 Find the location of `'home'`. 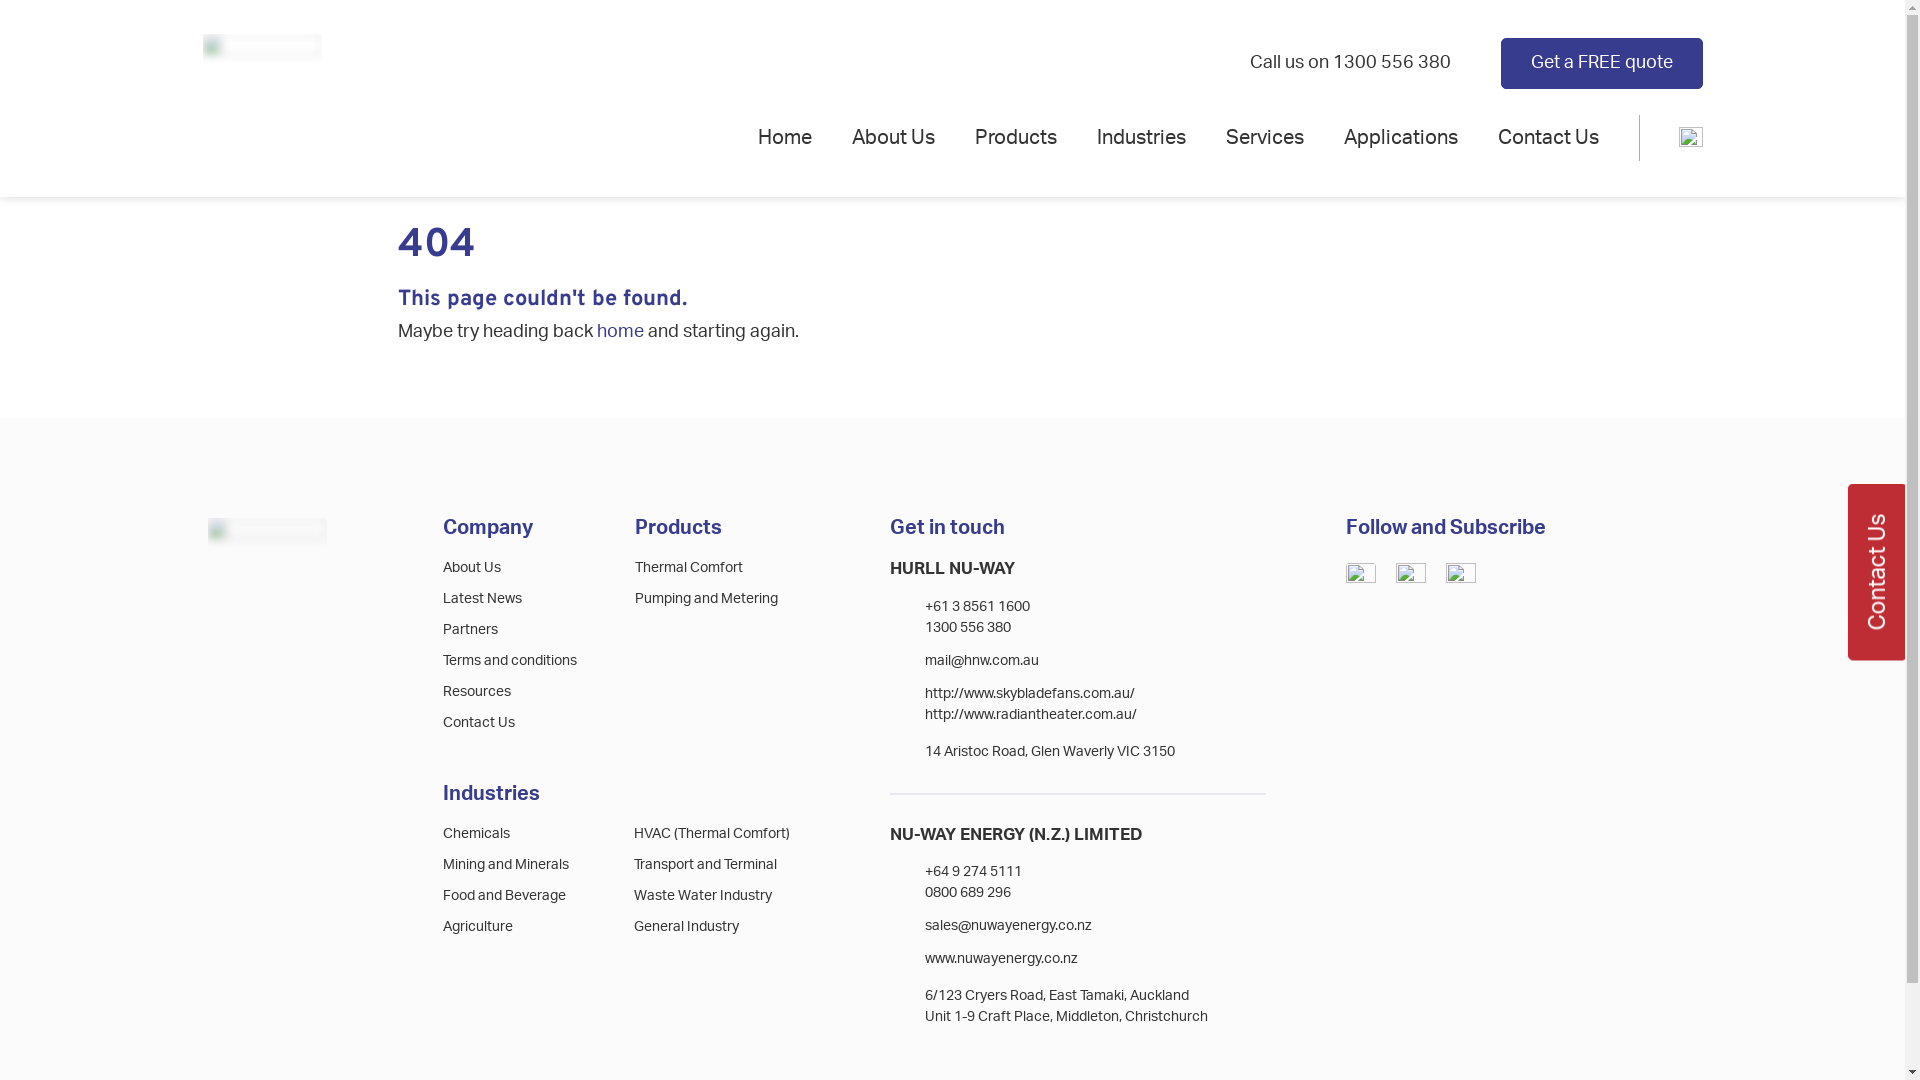

'home' is located at coordinates (594, 330).